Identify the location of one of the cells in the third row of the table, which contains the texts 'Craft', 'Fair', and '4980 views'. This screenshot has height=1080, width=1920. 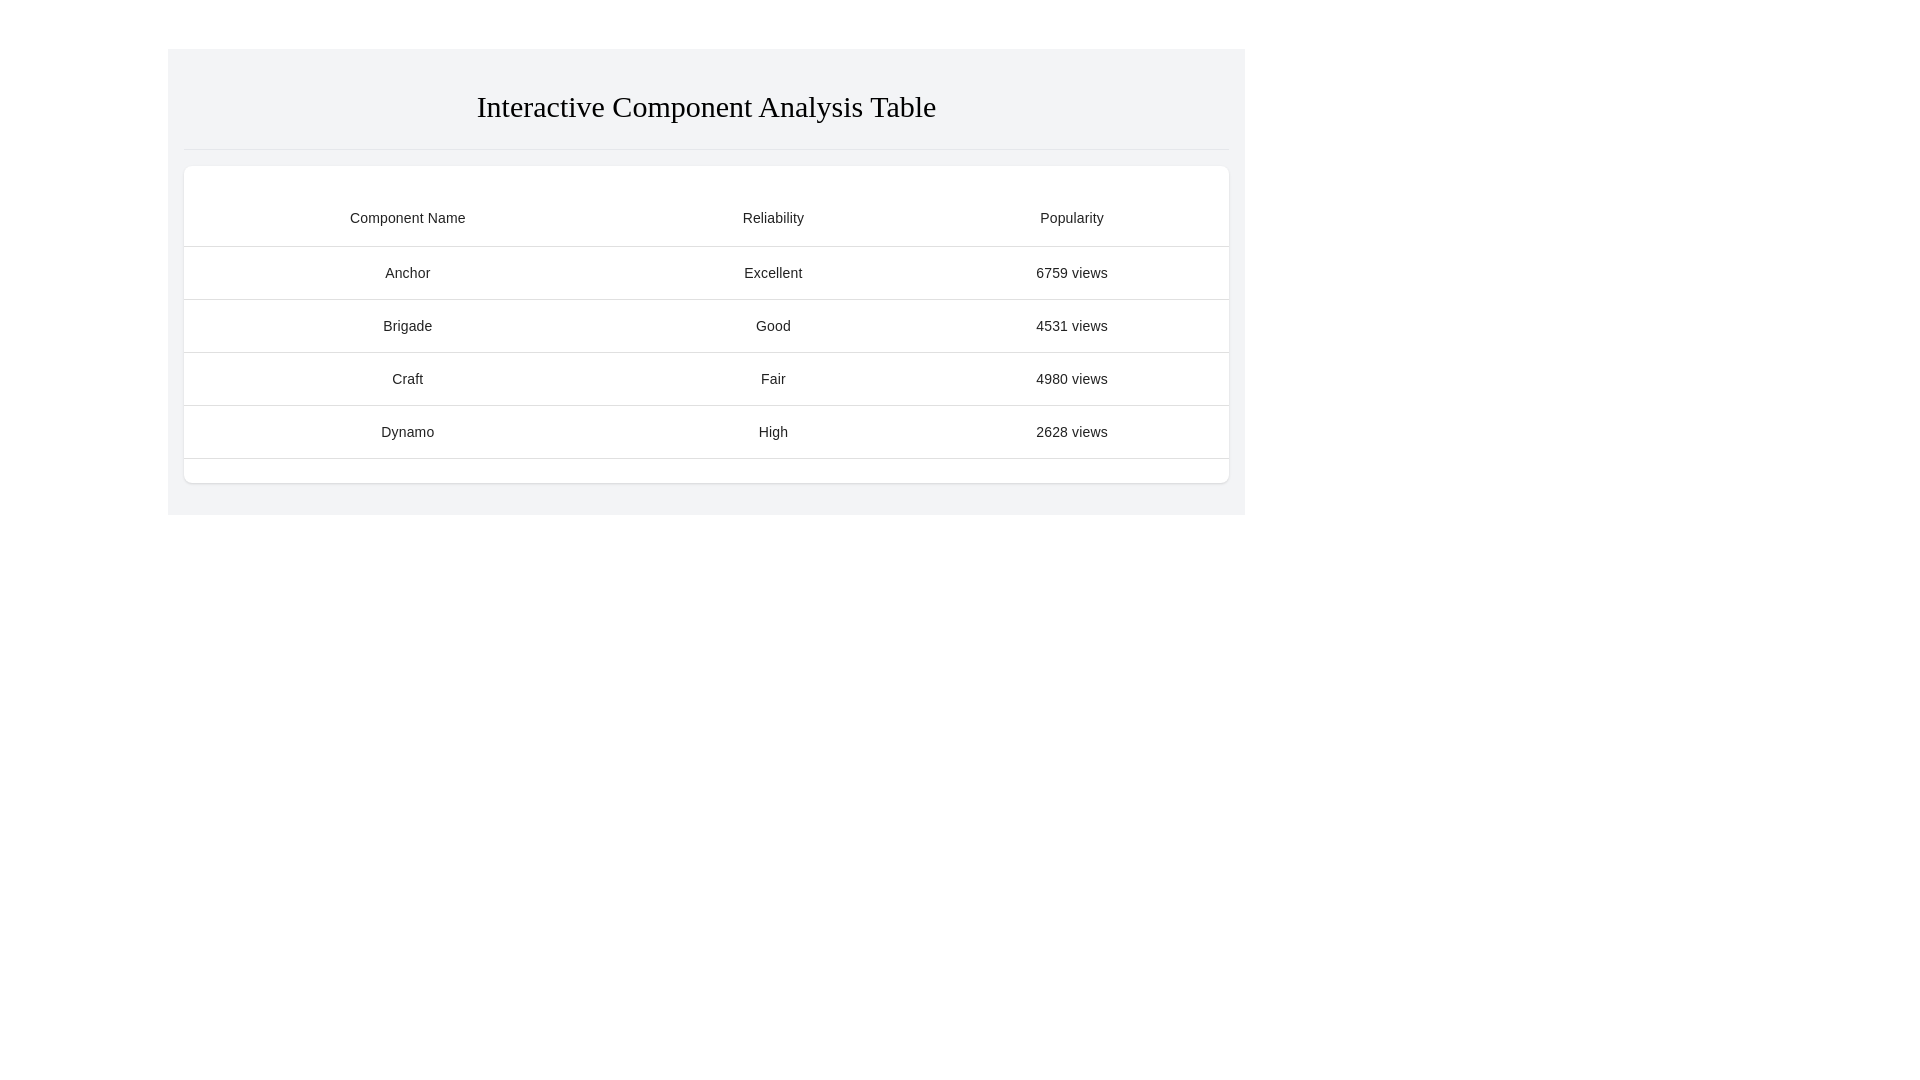
(706, 379).